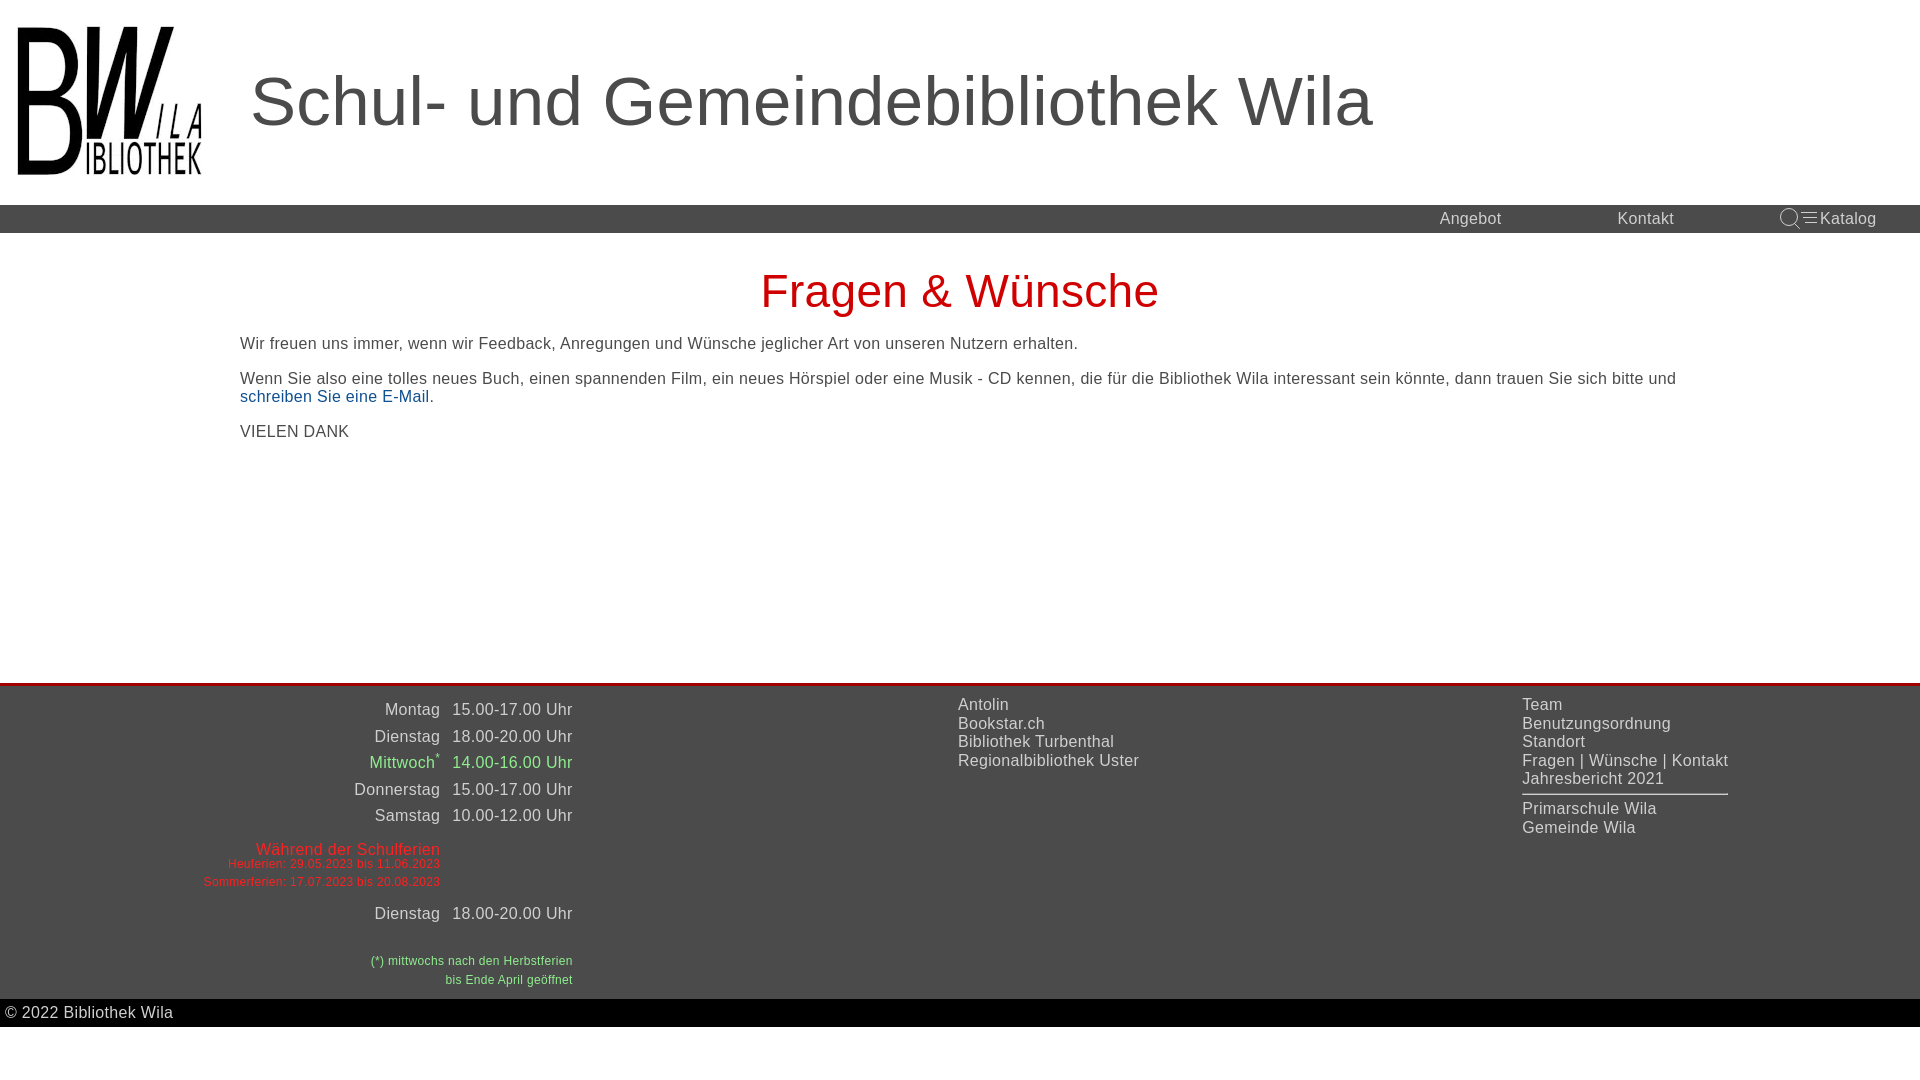 The image size is (1920, 1080). I want to click on 'schreiben Sie eine E-Mail', so click(334, 397).